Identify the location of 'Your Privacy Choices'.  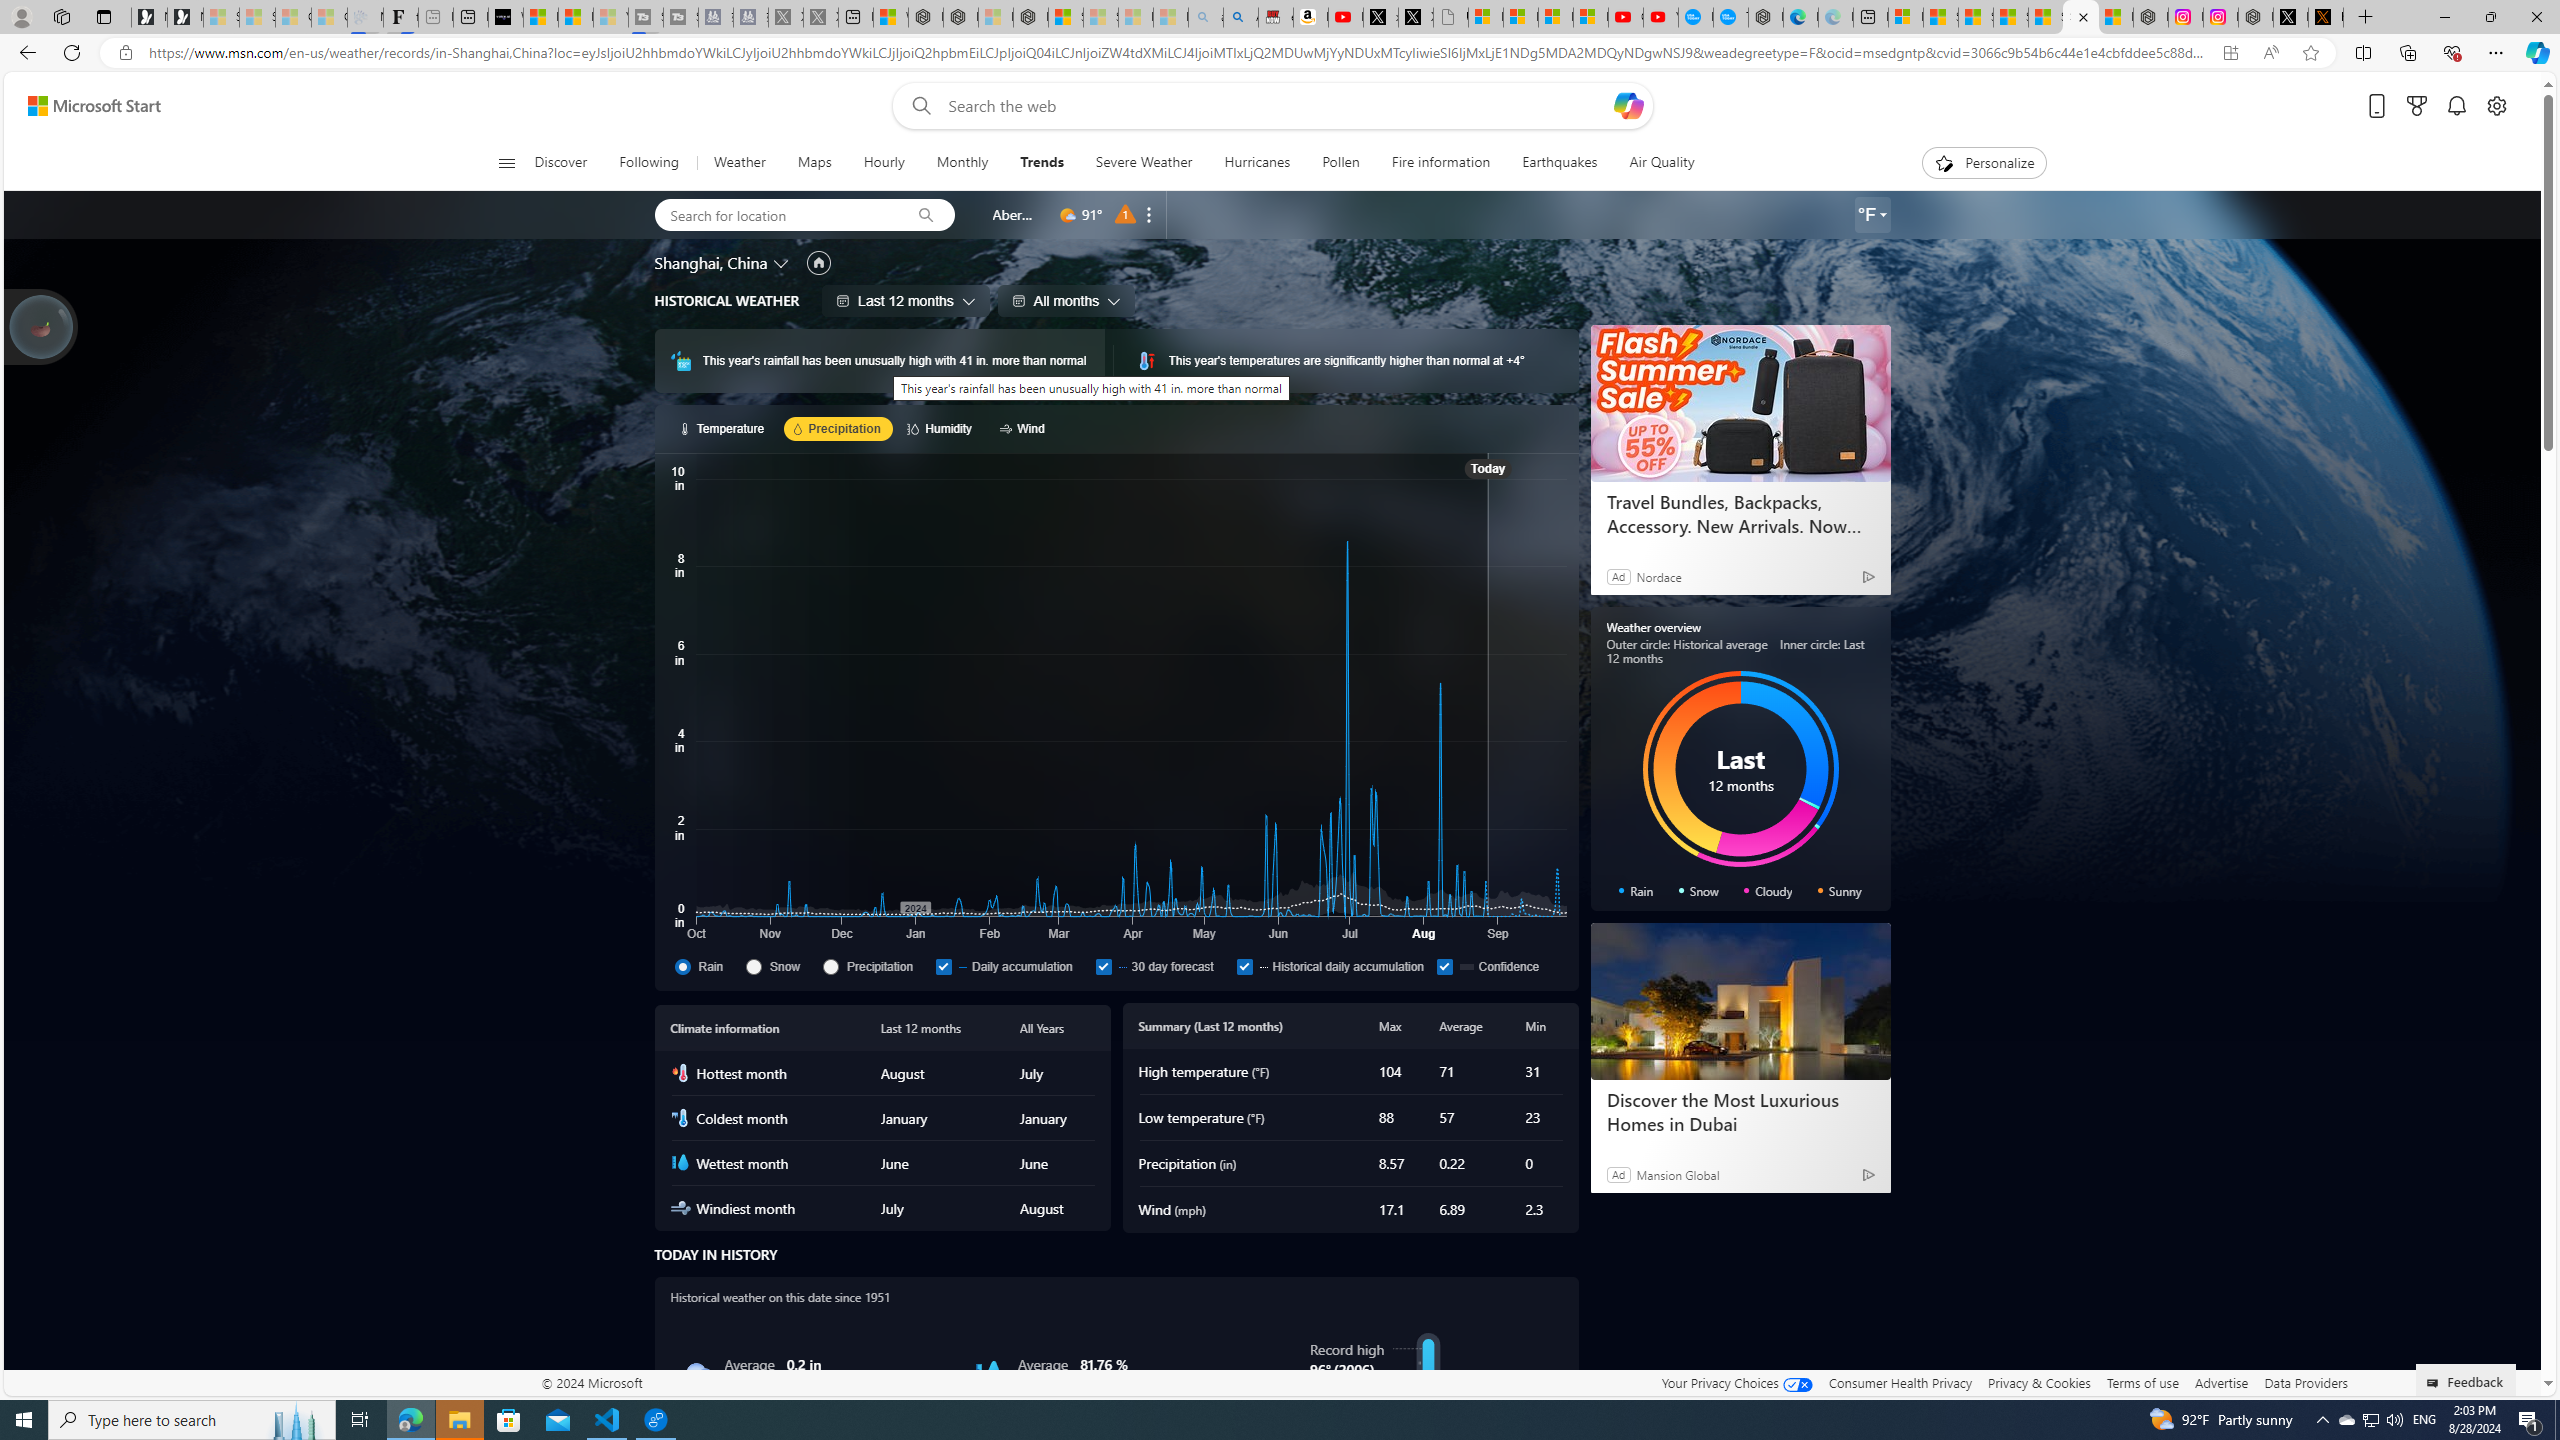
(1736, 1382).